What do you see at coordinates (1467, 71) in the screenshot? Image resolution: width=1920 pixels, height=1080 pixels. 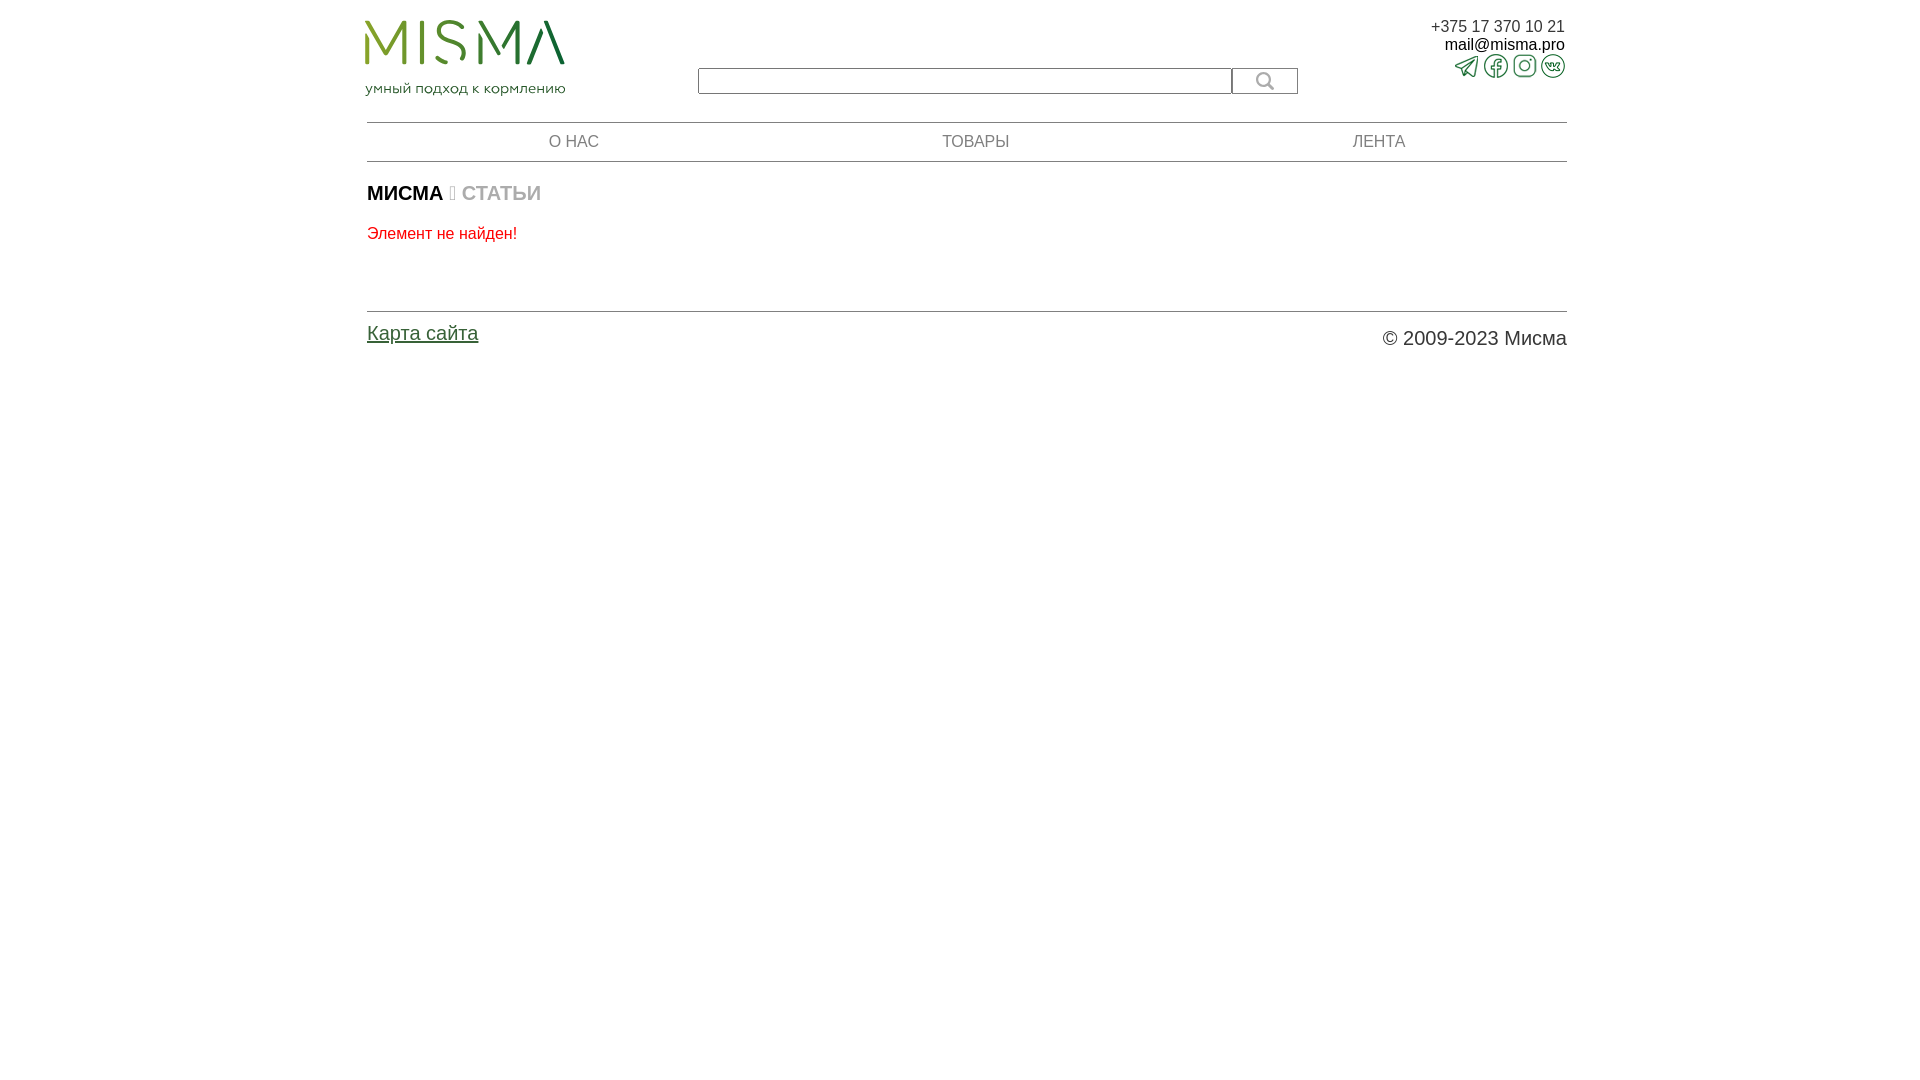 I see `'Telegram'` at bounding box center [1467, 71].